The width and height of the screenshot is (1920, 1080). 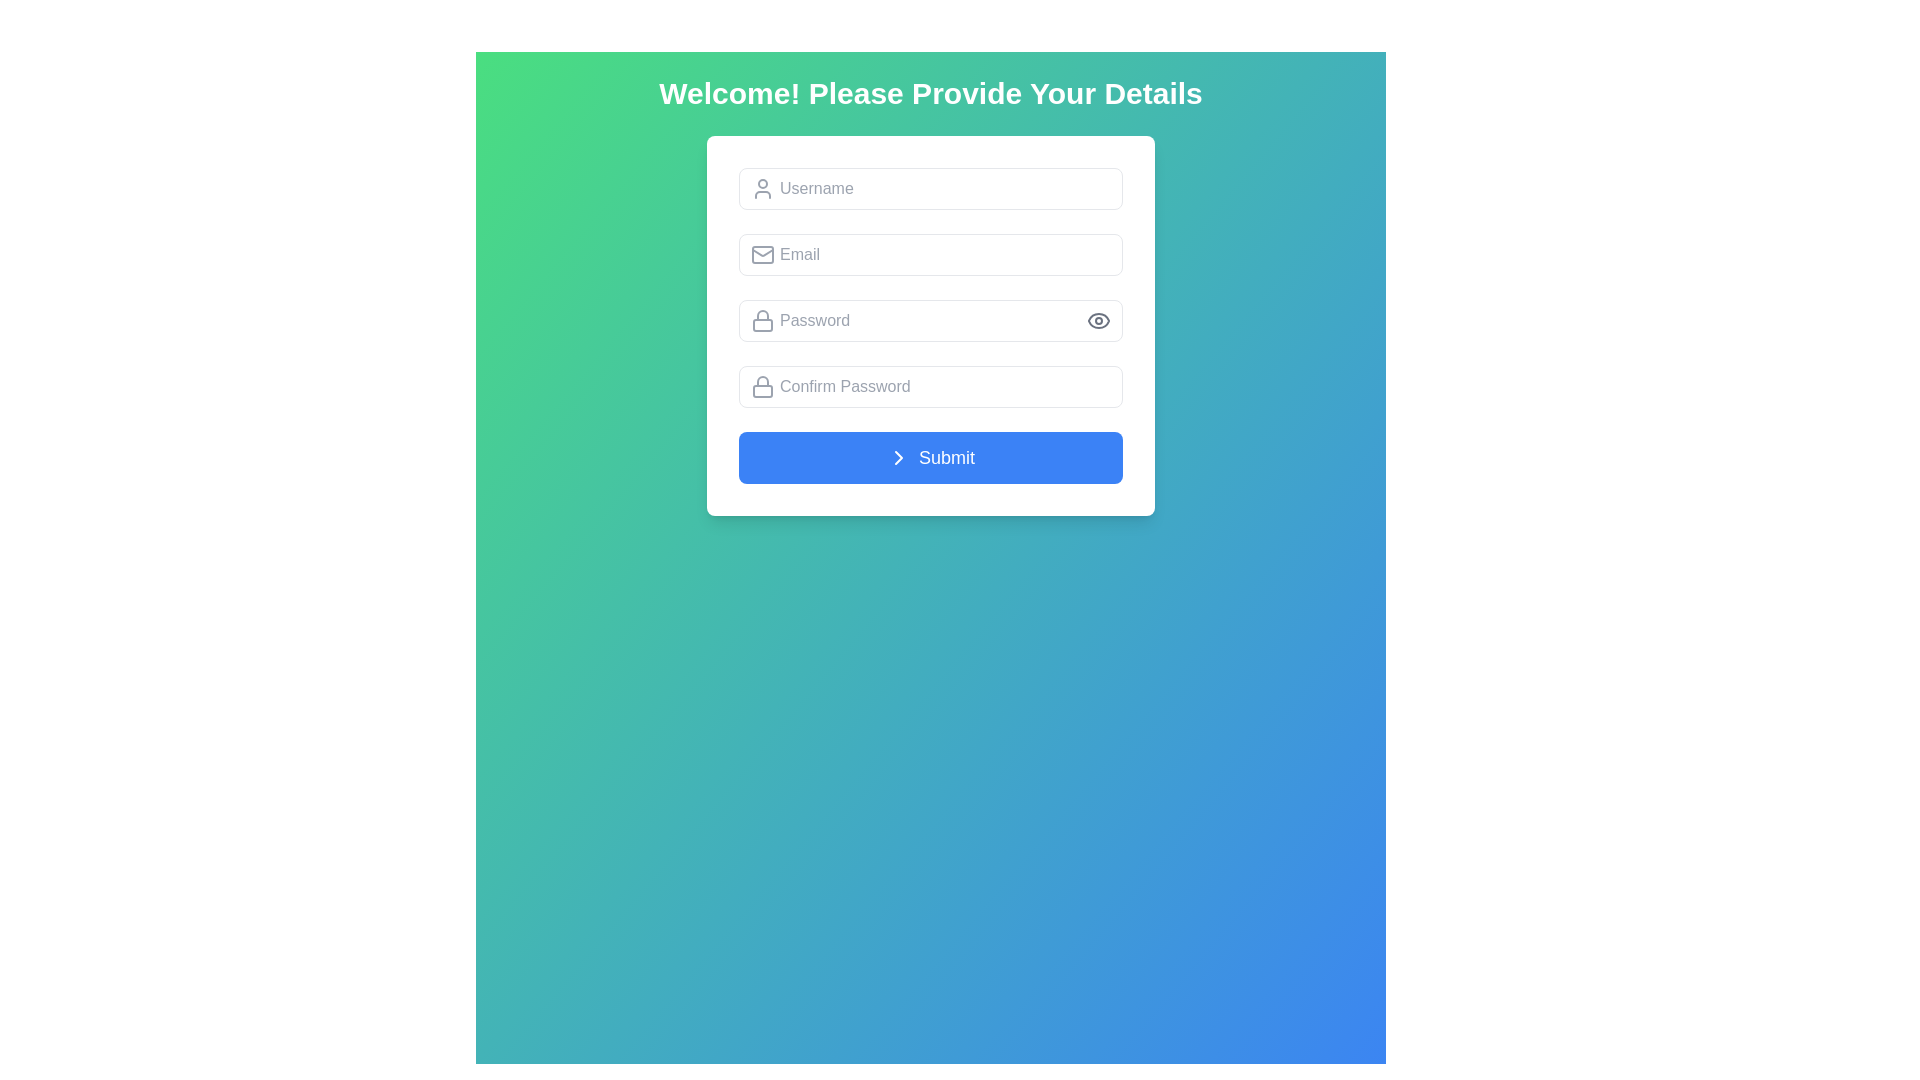 I want to click on the icon that indicates the nature of the 'Confirm Password' input field, which is aligned to the left margin of the field and vertically centered relative to its height, so click(x=762, y=386).